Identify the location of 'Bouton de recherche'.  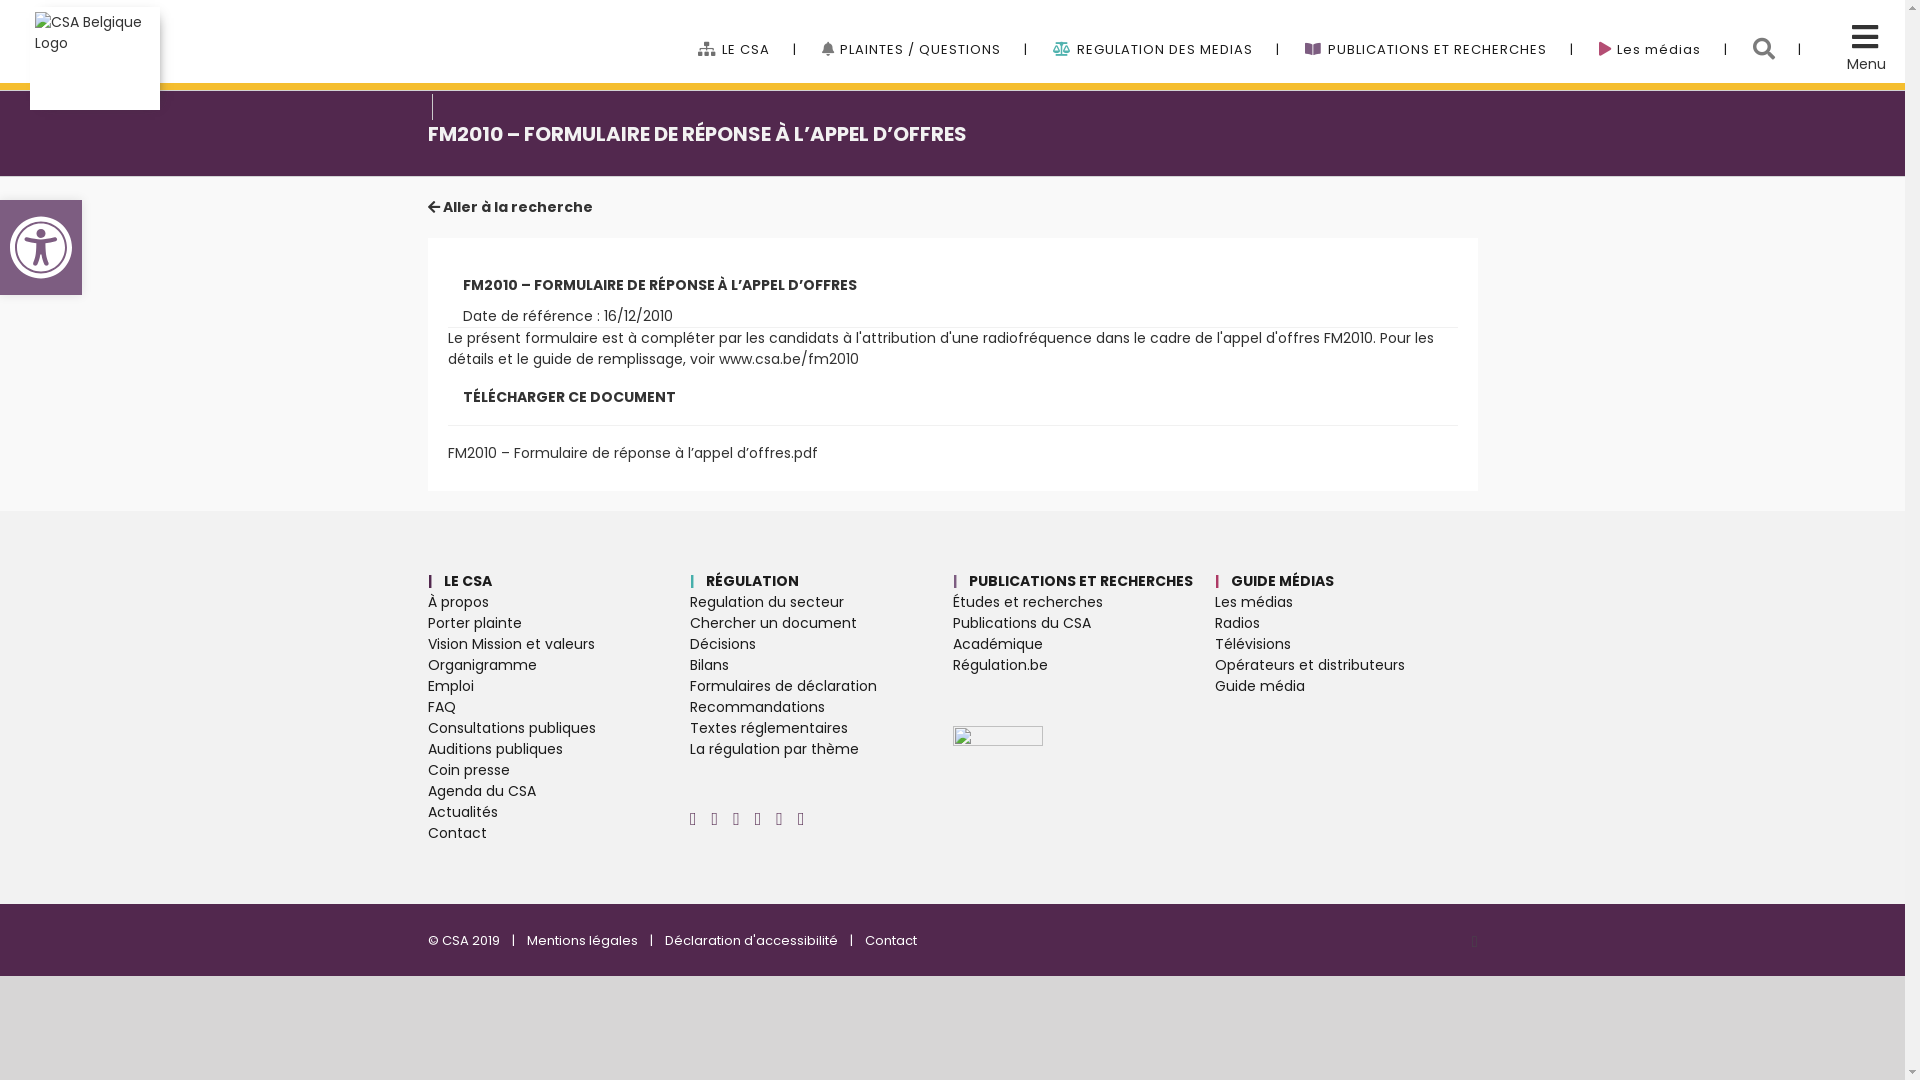
(1777, 29).